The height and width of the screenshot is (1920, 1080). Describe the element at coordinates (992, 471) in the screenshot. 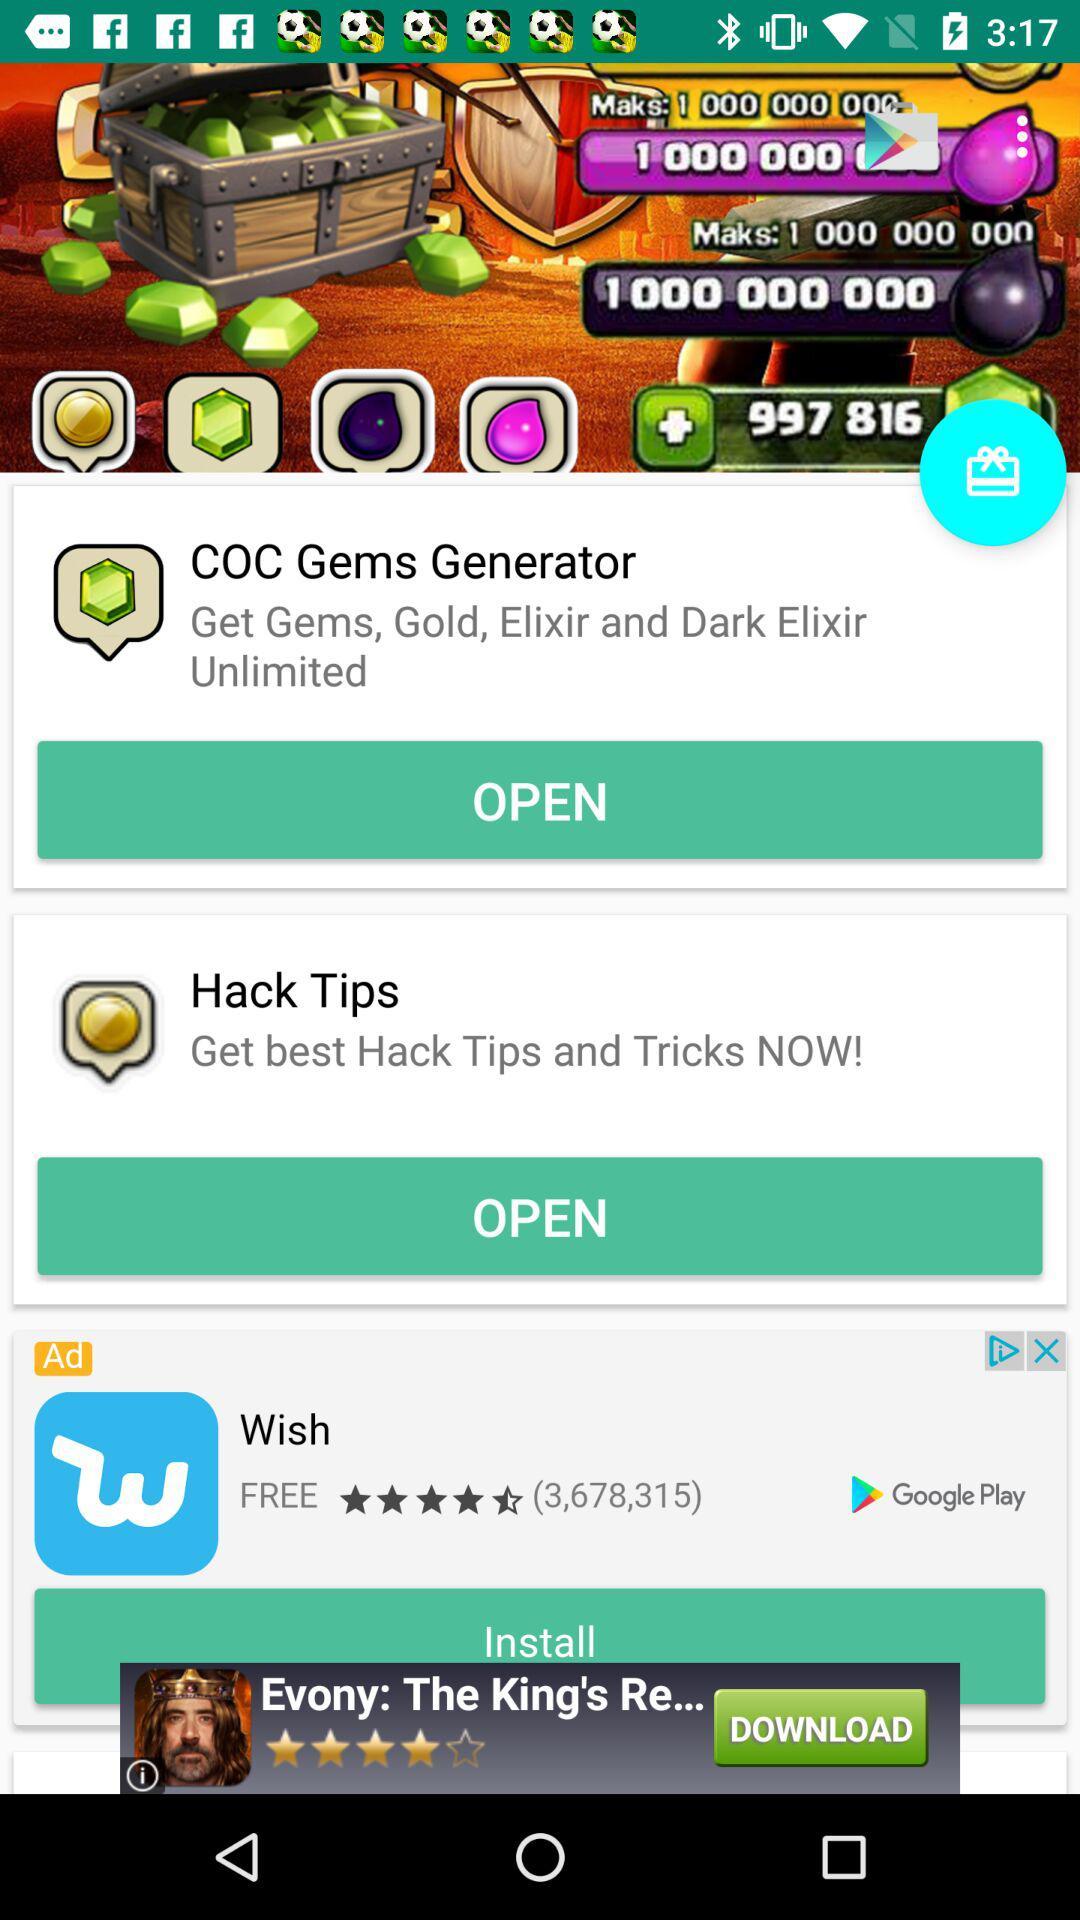

I see `open perks menu` at that location.